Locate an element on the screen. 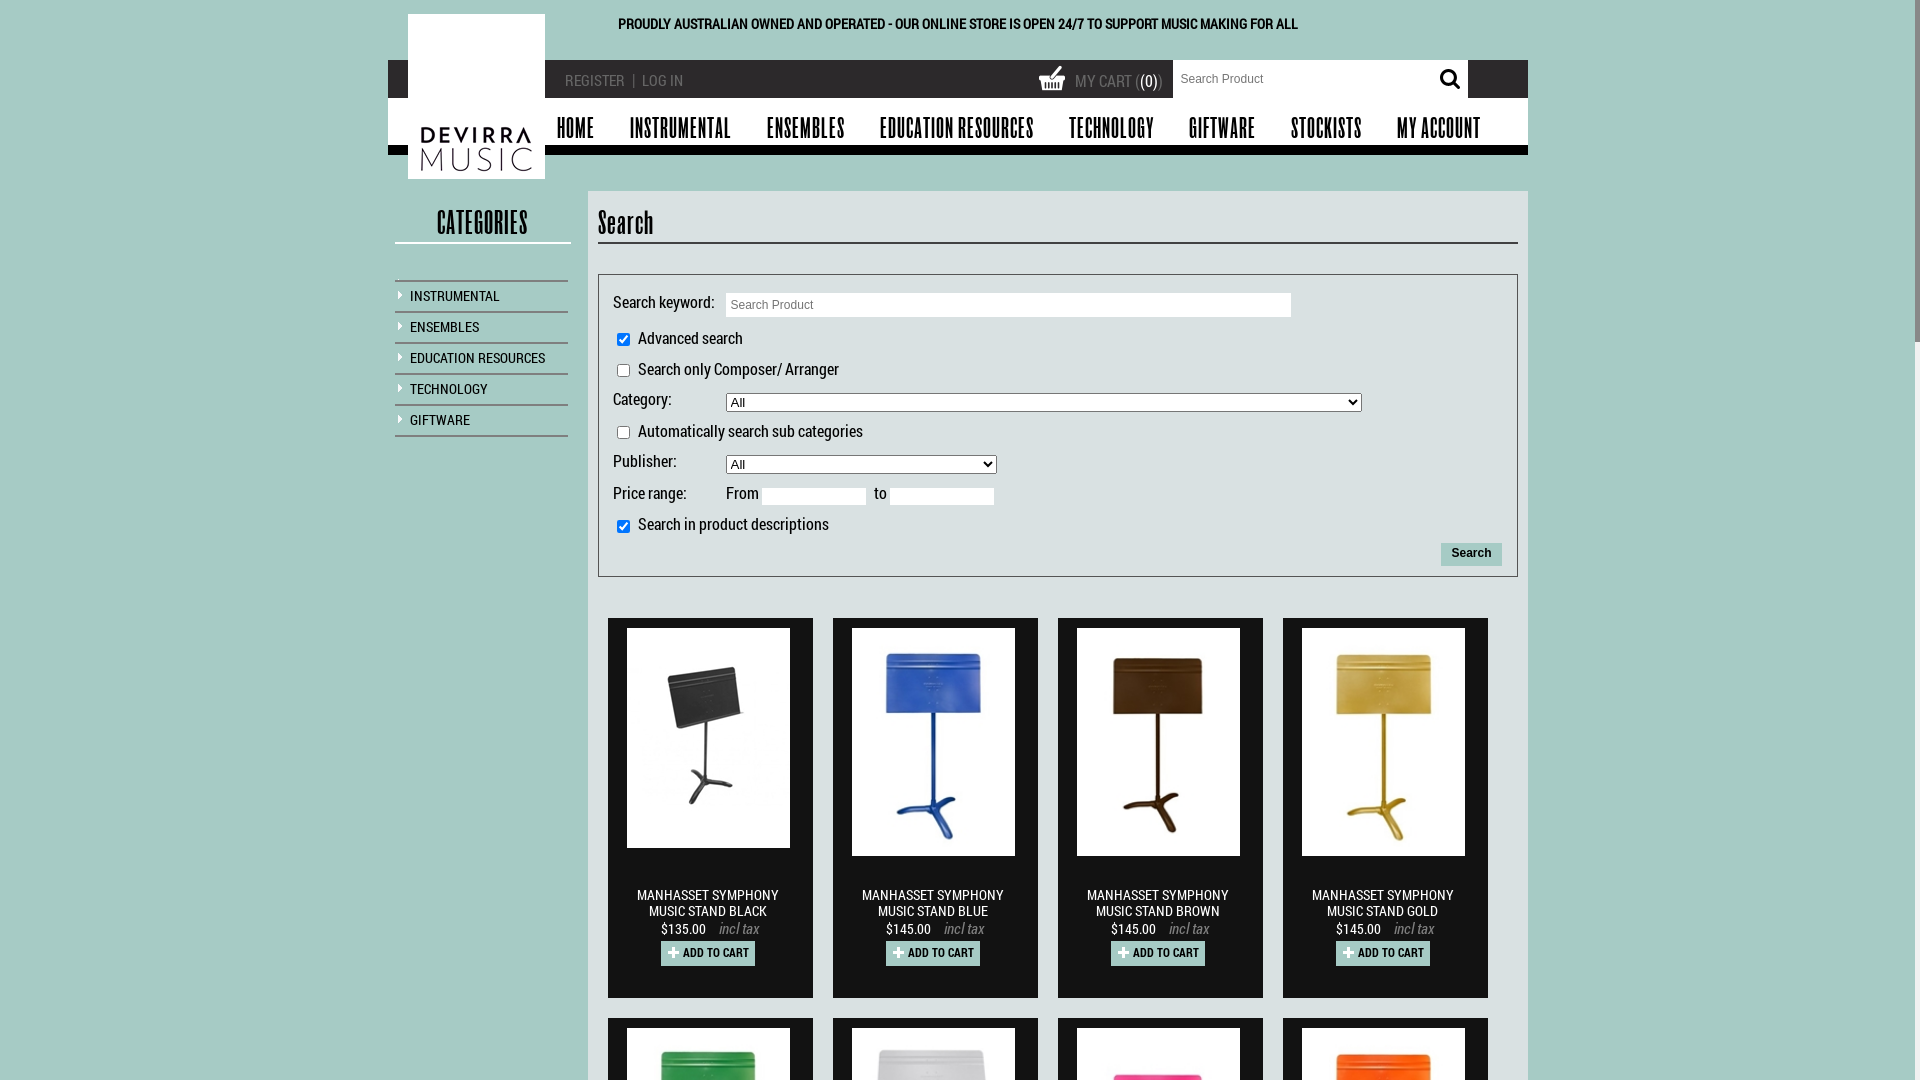  'MANHASSET SYMPHONY MUSIC STAND GOLD' is located at coordinates (1386, 905).